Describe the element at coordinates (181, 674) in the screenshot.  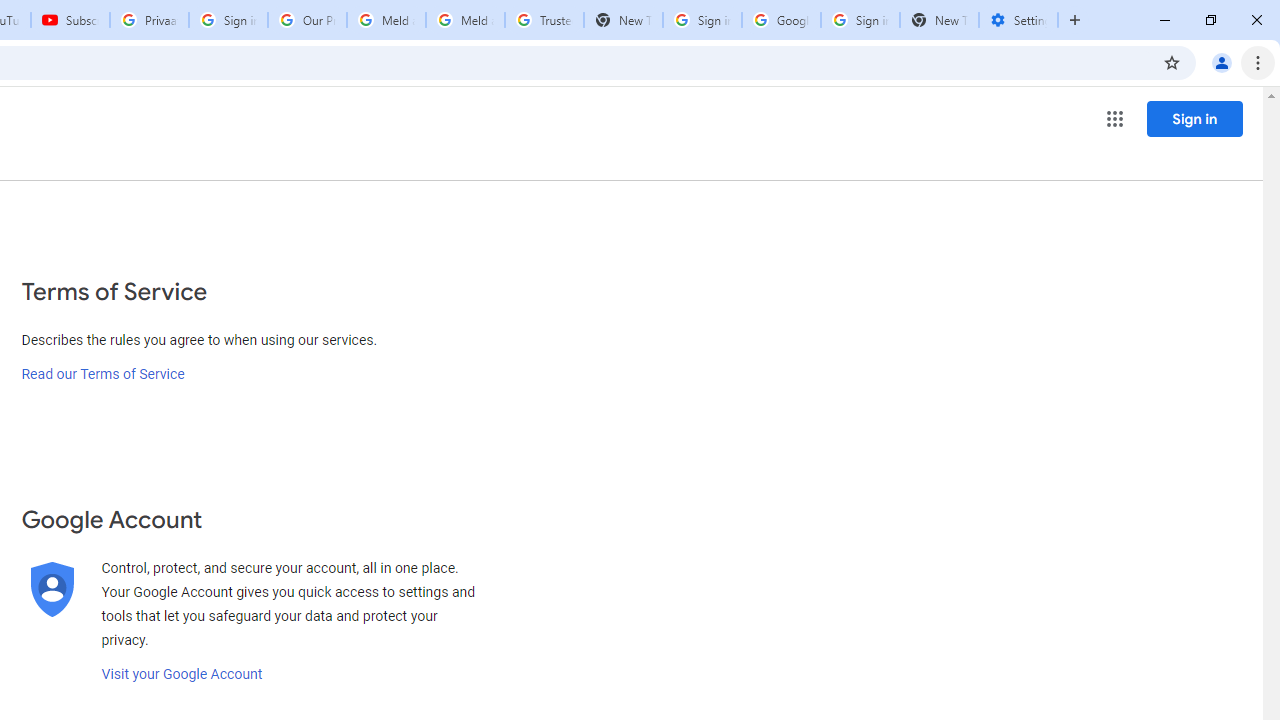
I see `'Visit your Google Account'` at that location.